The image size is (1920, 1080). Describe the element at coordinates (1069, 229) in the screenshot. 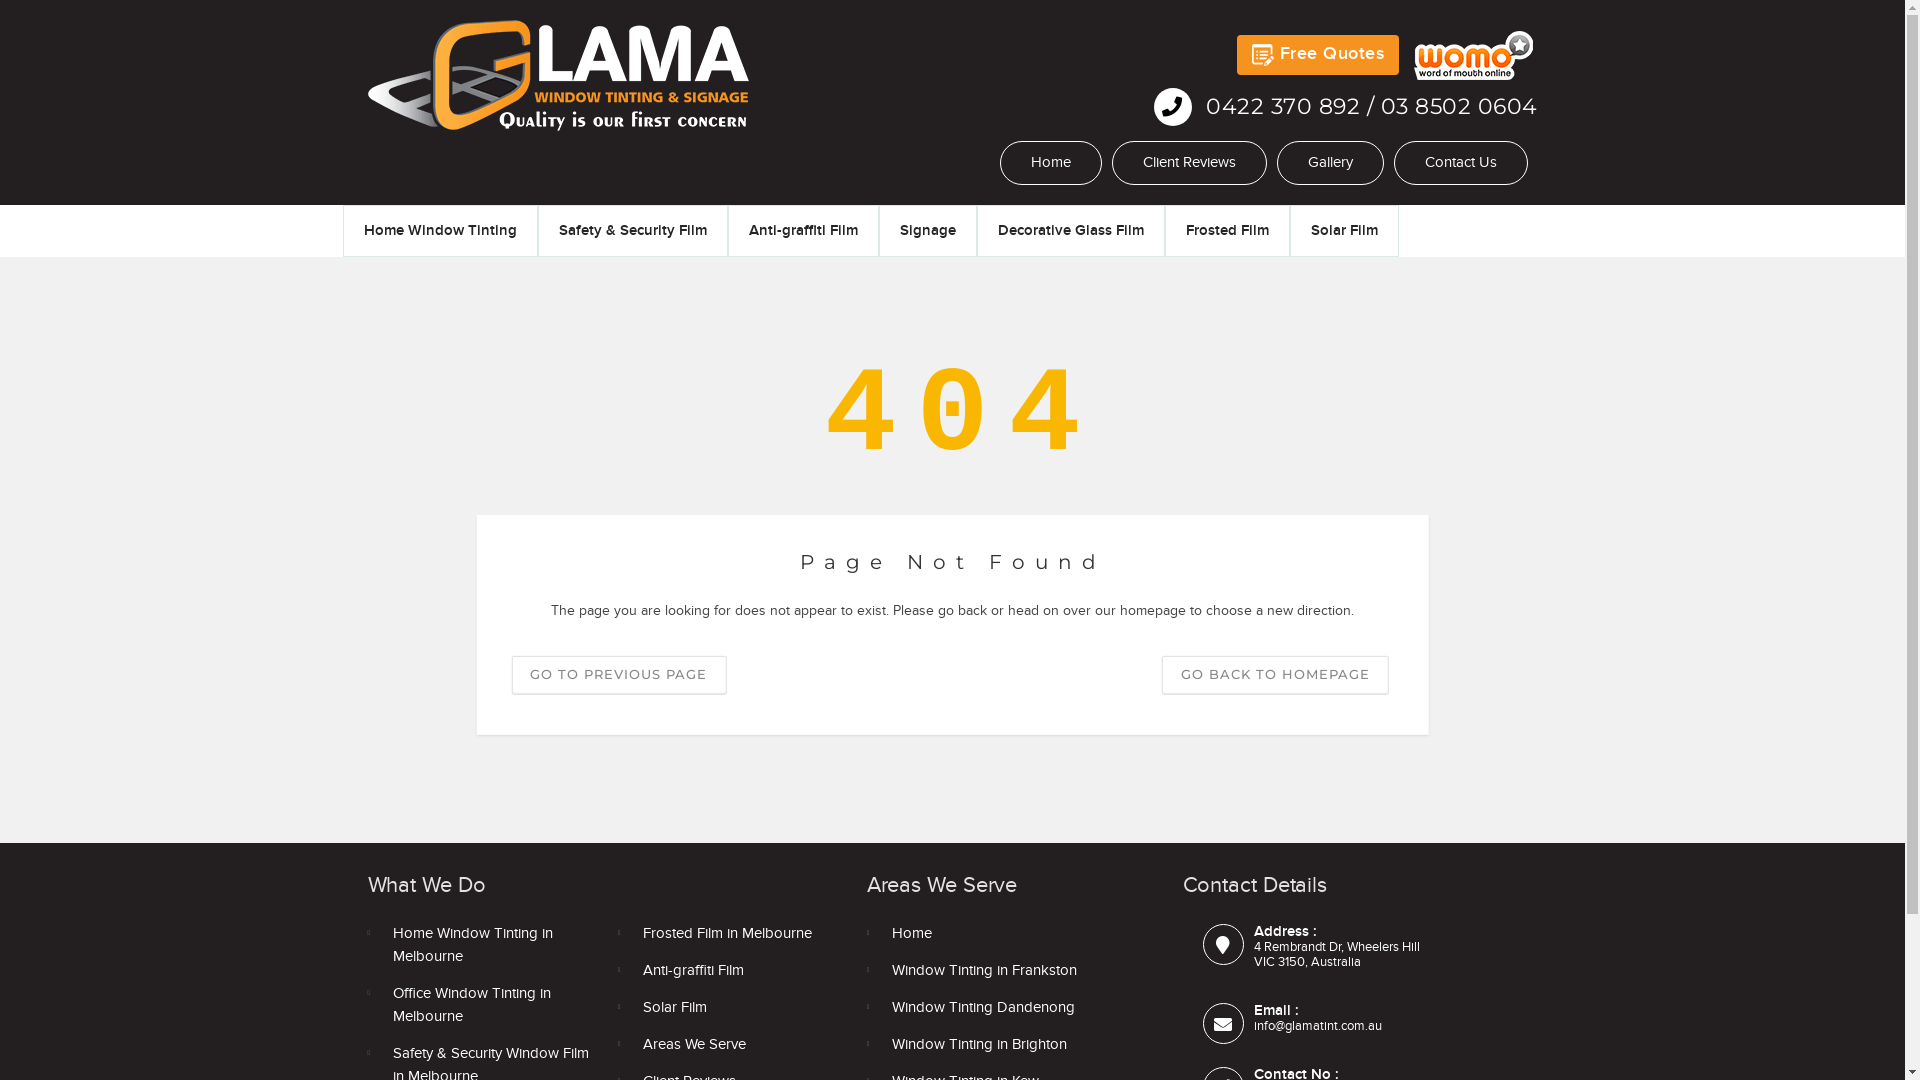

I see `'Decorative Glass Film'` at that location.